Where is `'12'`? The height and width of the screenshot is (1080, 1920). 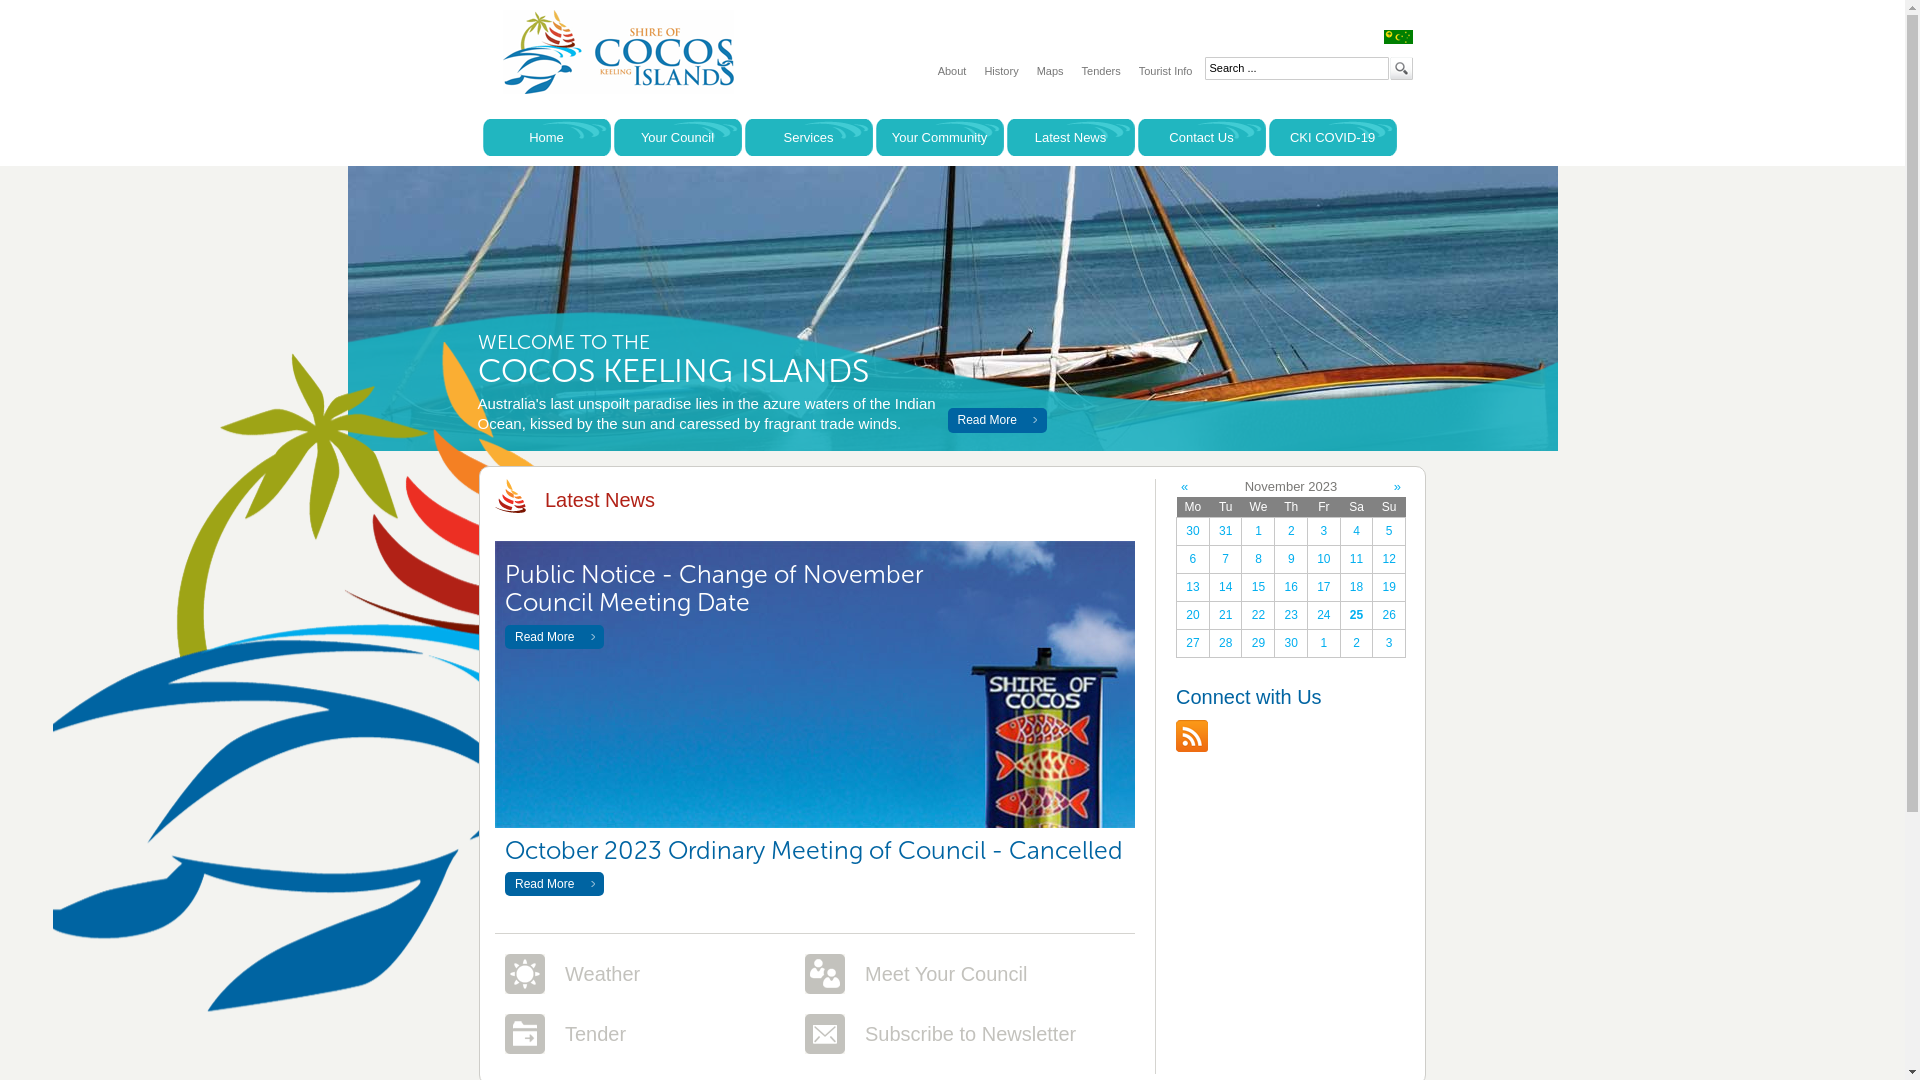 '12' is located at coordinates (1371, 559).